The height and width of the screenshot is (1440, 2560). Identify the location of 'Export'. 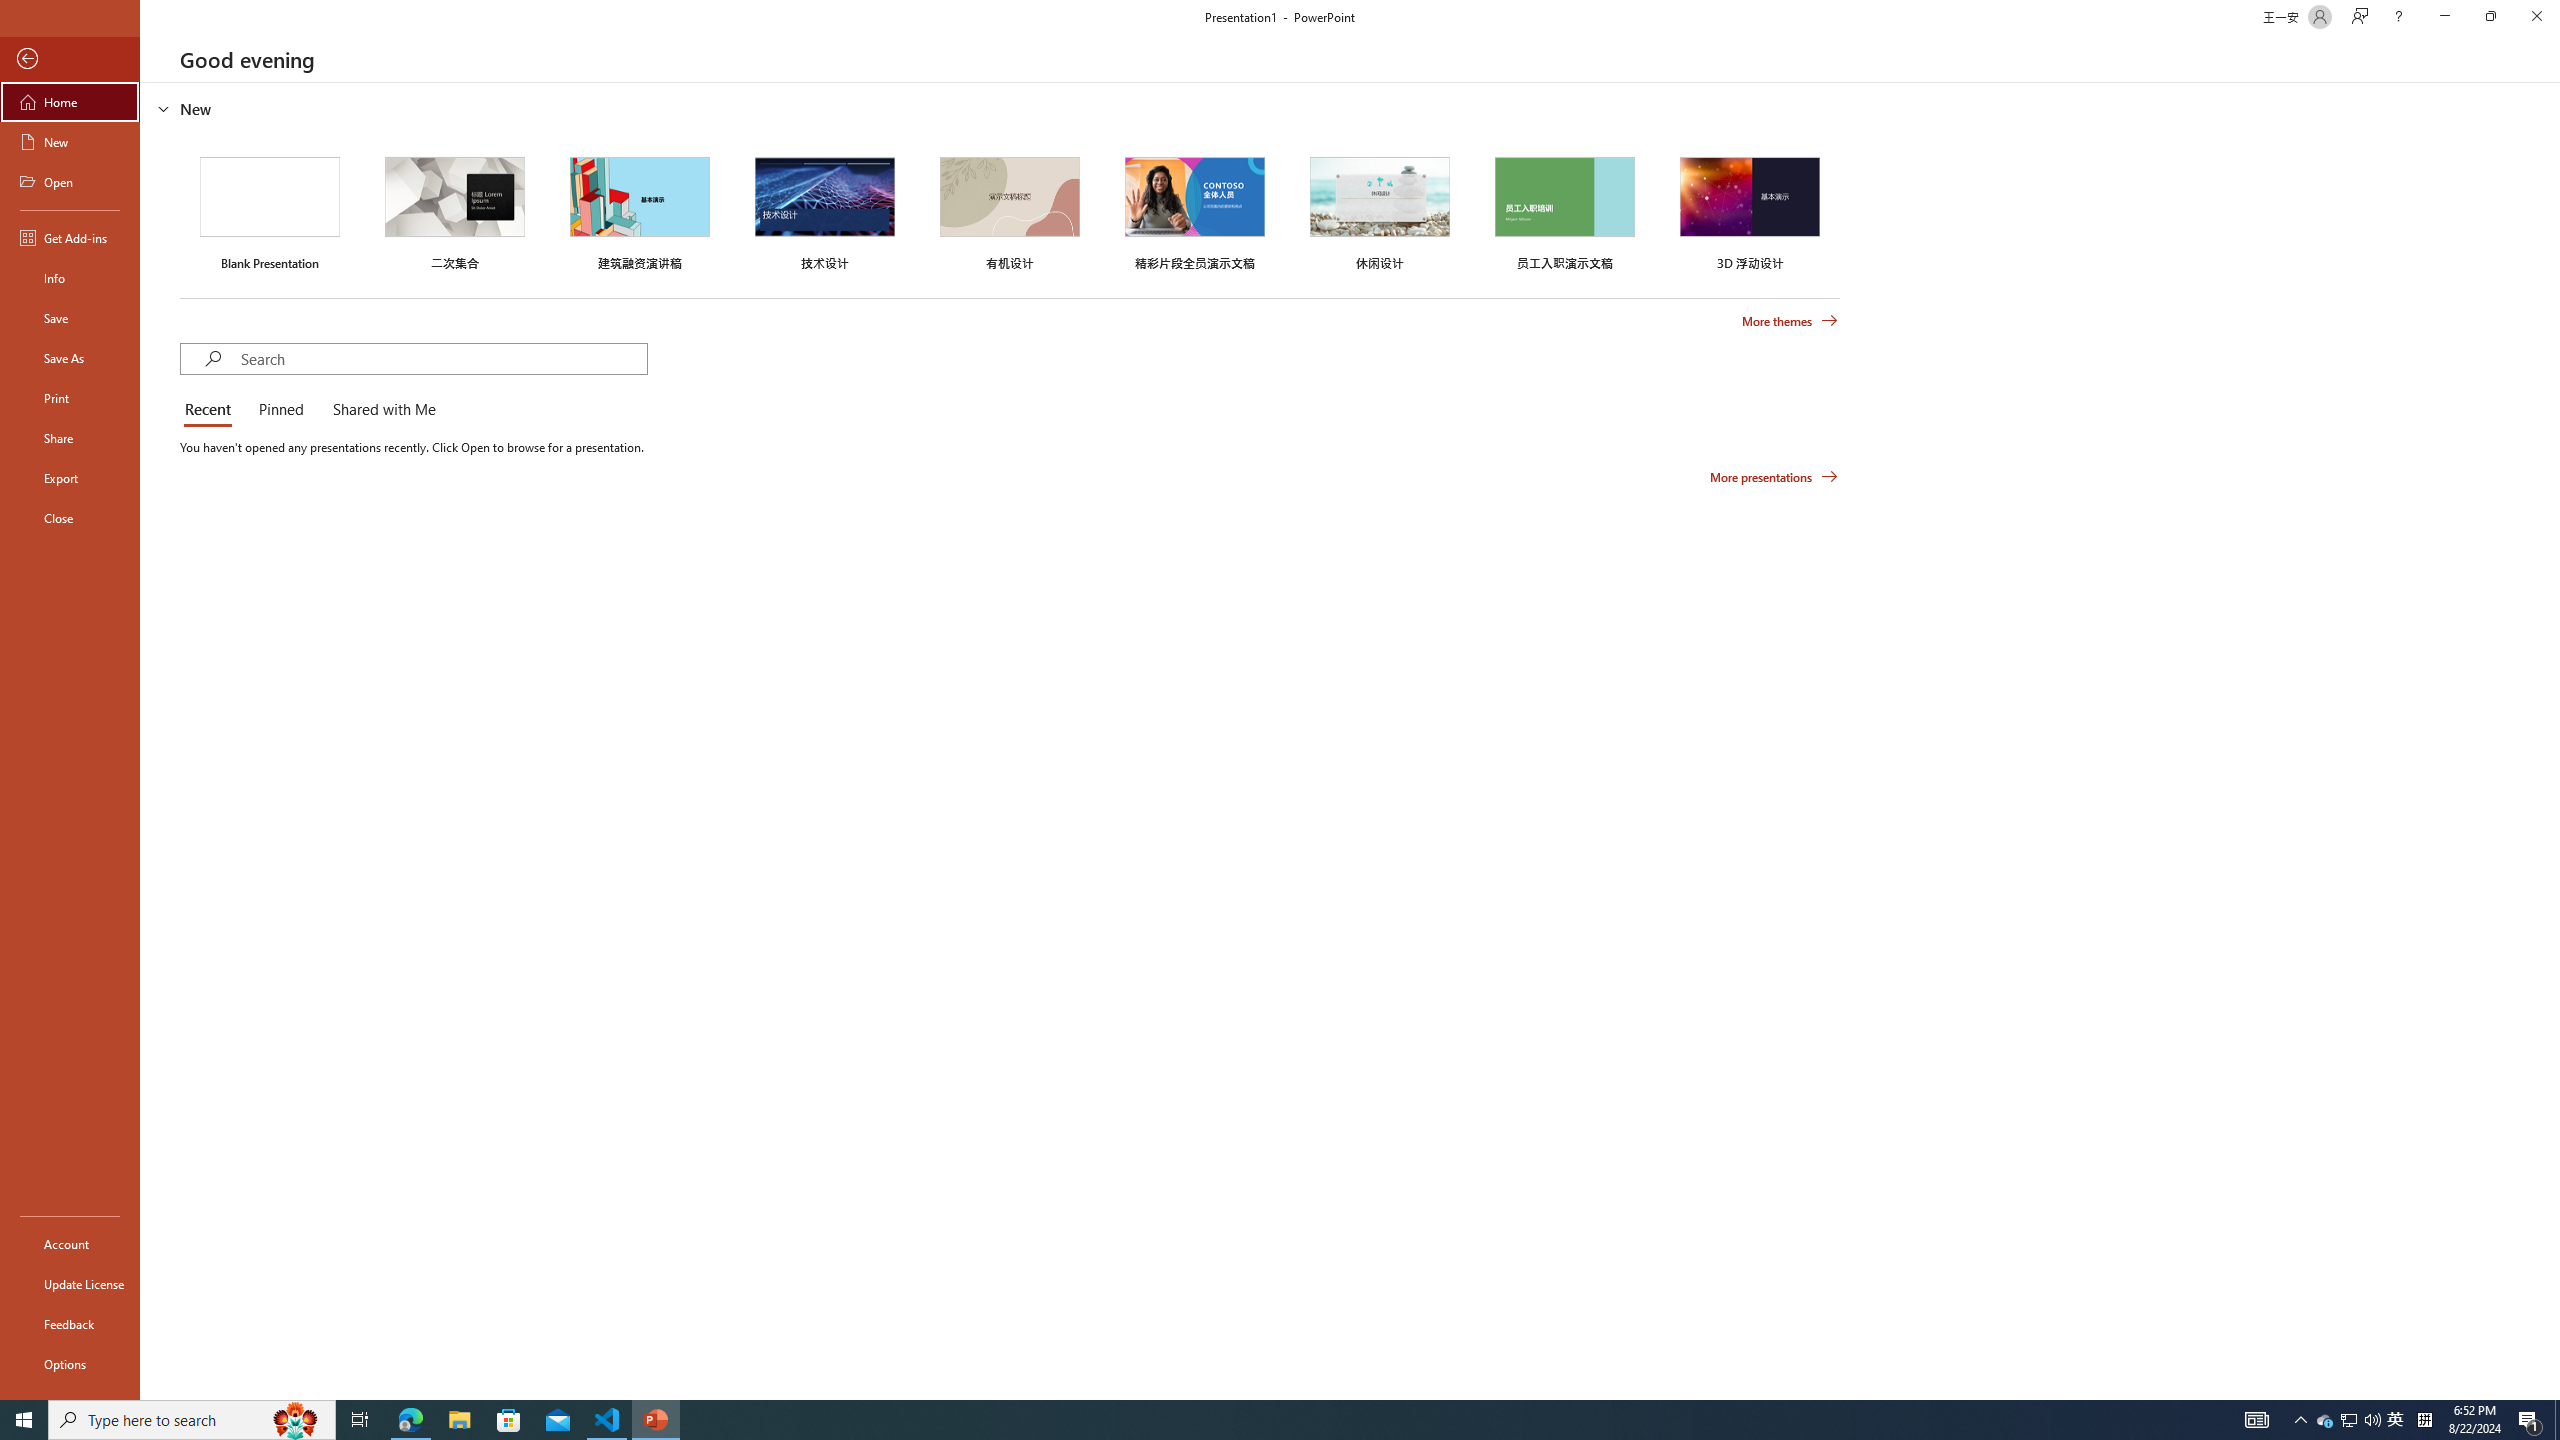
(69, 478).